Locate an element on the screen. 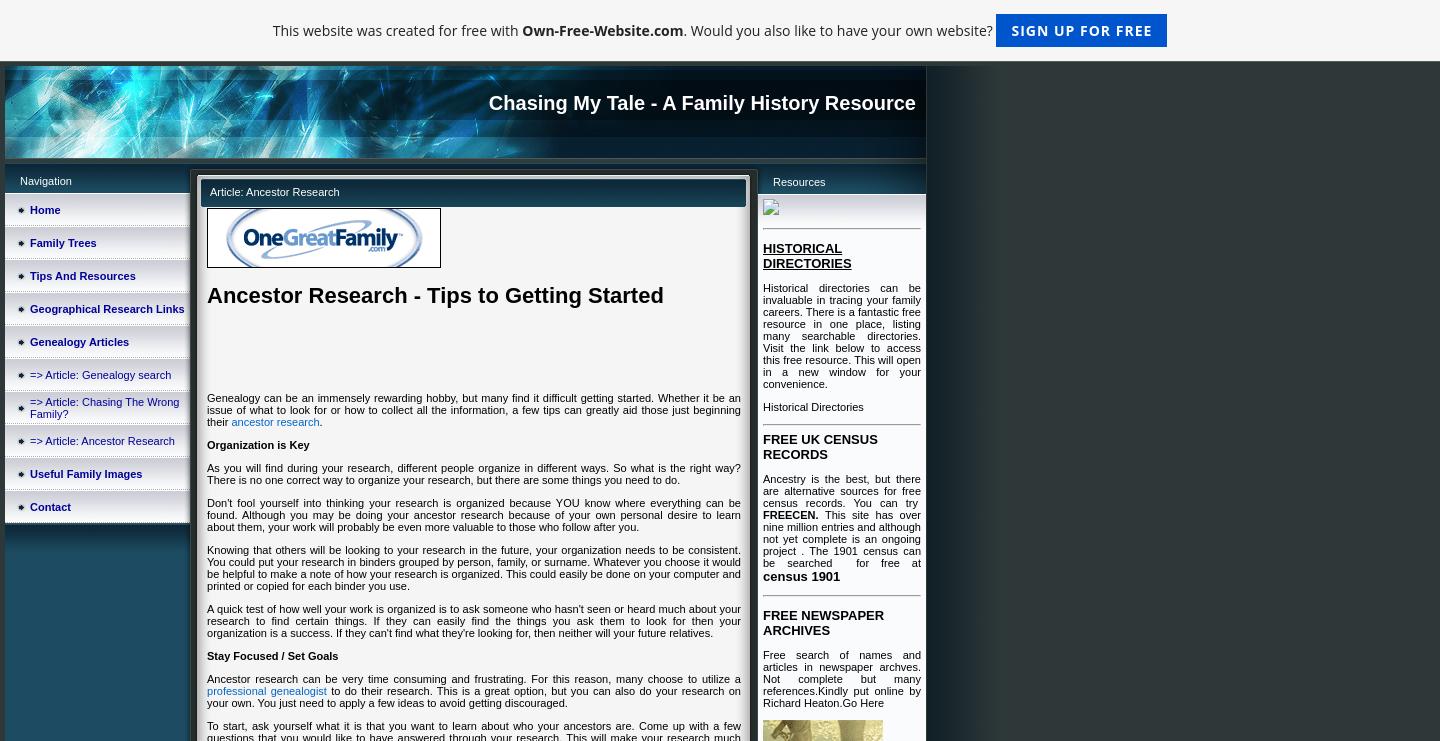 This screenshot has height=741, width=1440. 'As you will find during your research, different people organize in different ways. So what is the right way? There is no one correct way to organize your research, but there are some things you need to do.' is located at coordinates (473, 473).